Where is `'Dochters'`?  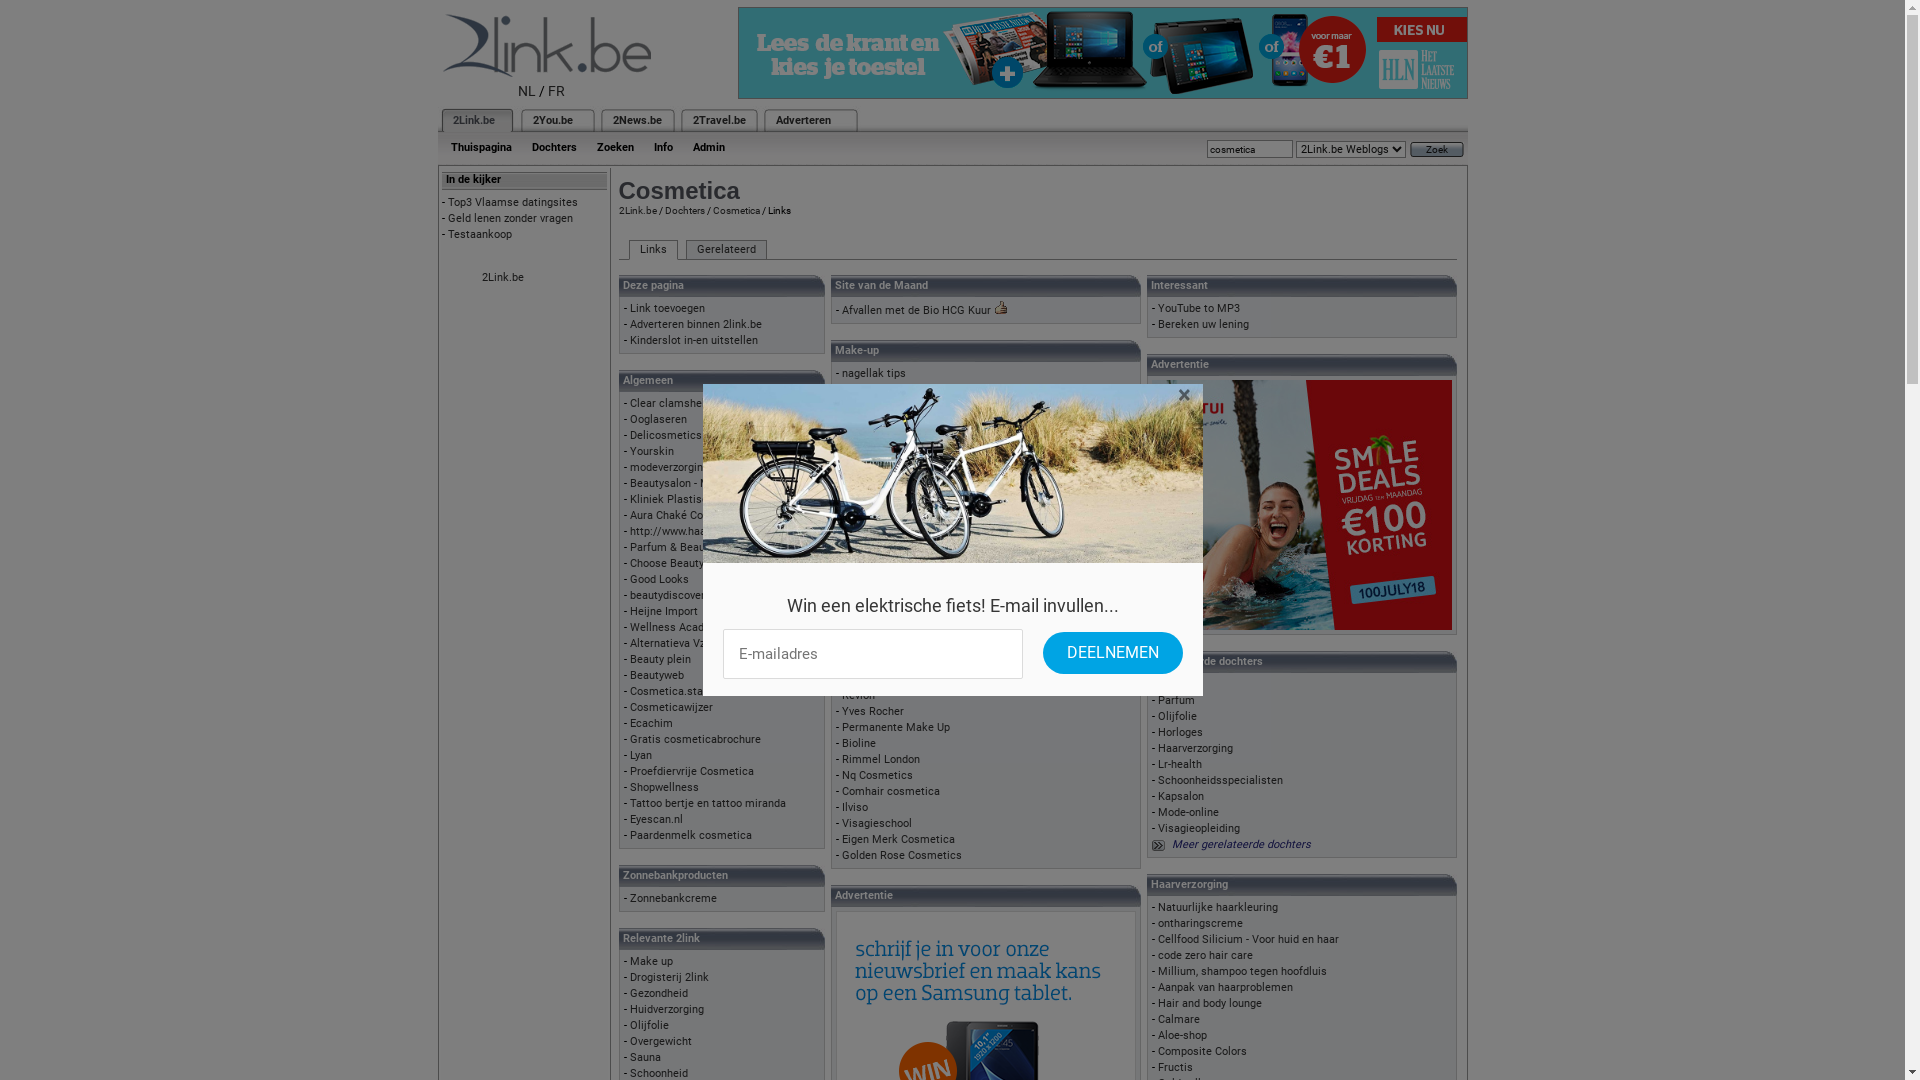 'Dochters' is located at coordinates (683, 210).